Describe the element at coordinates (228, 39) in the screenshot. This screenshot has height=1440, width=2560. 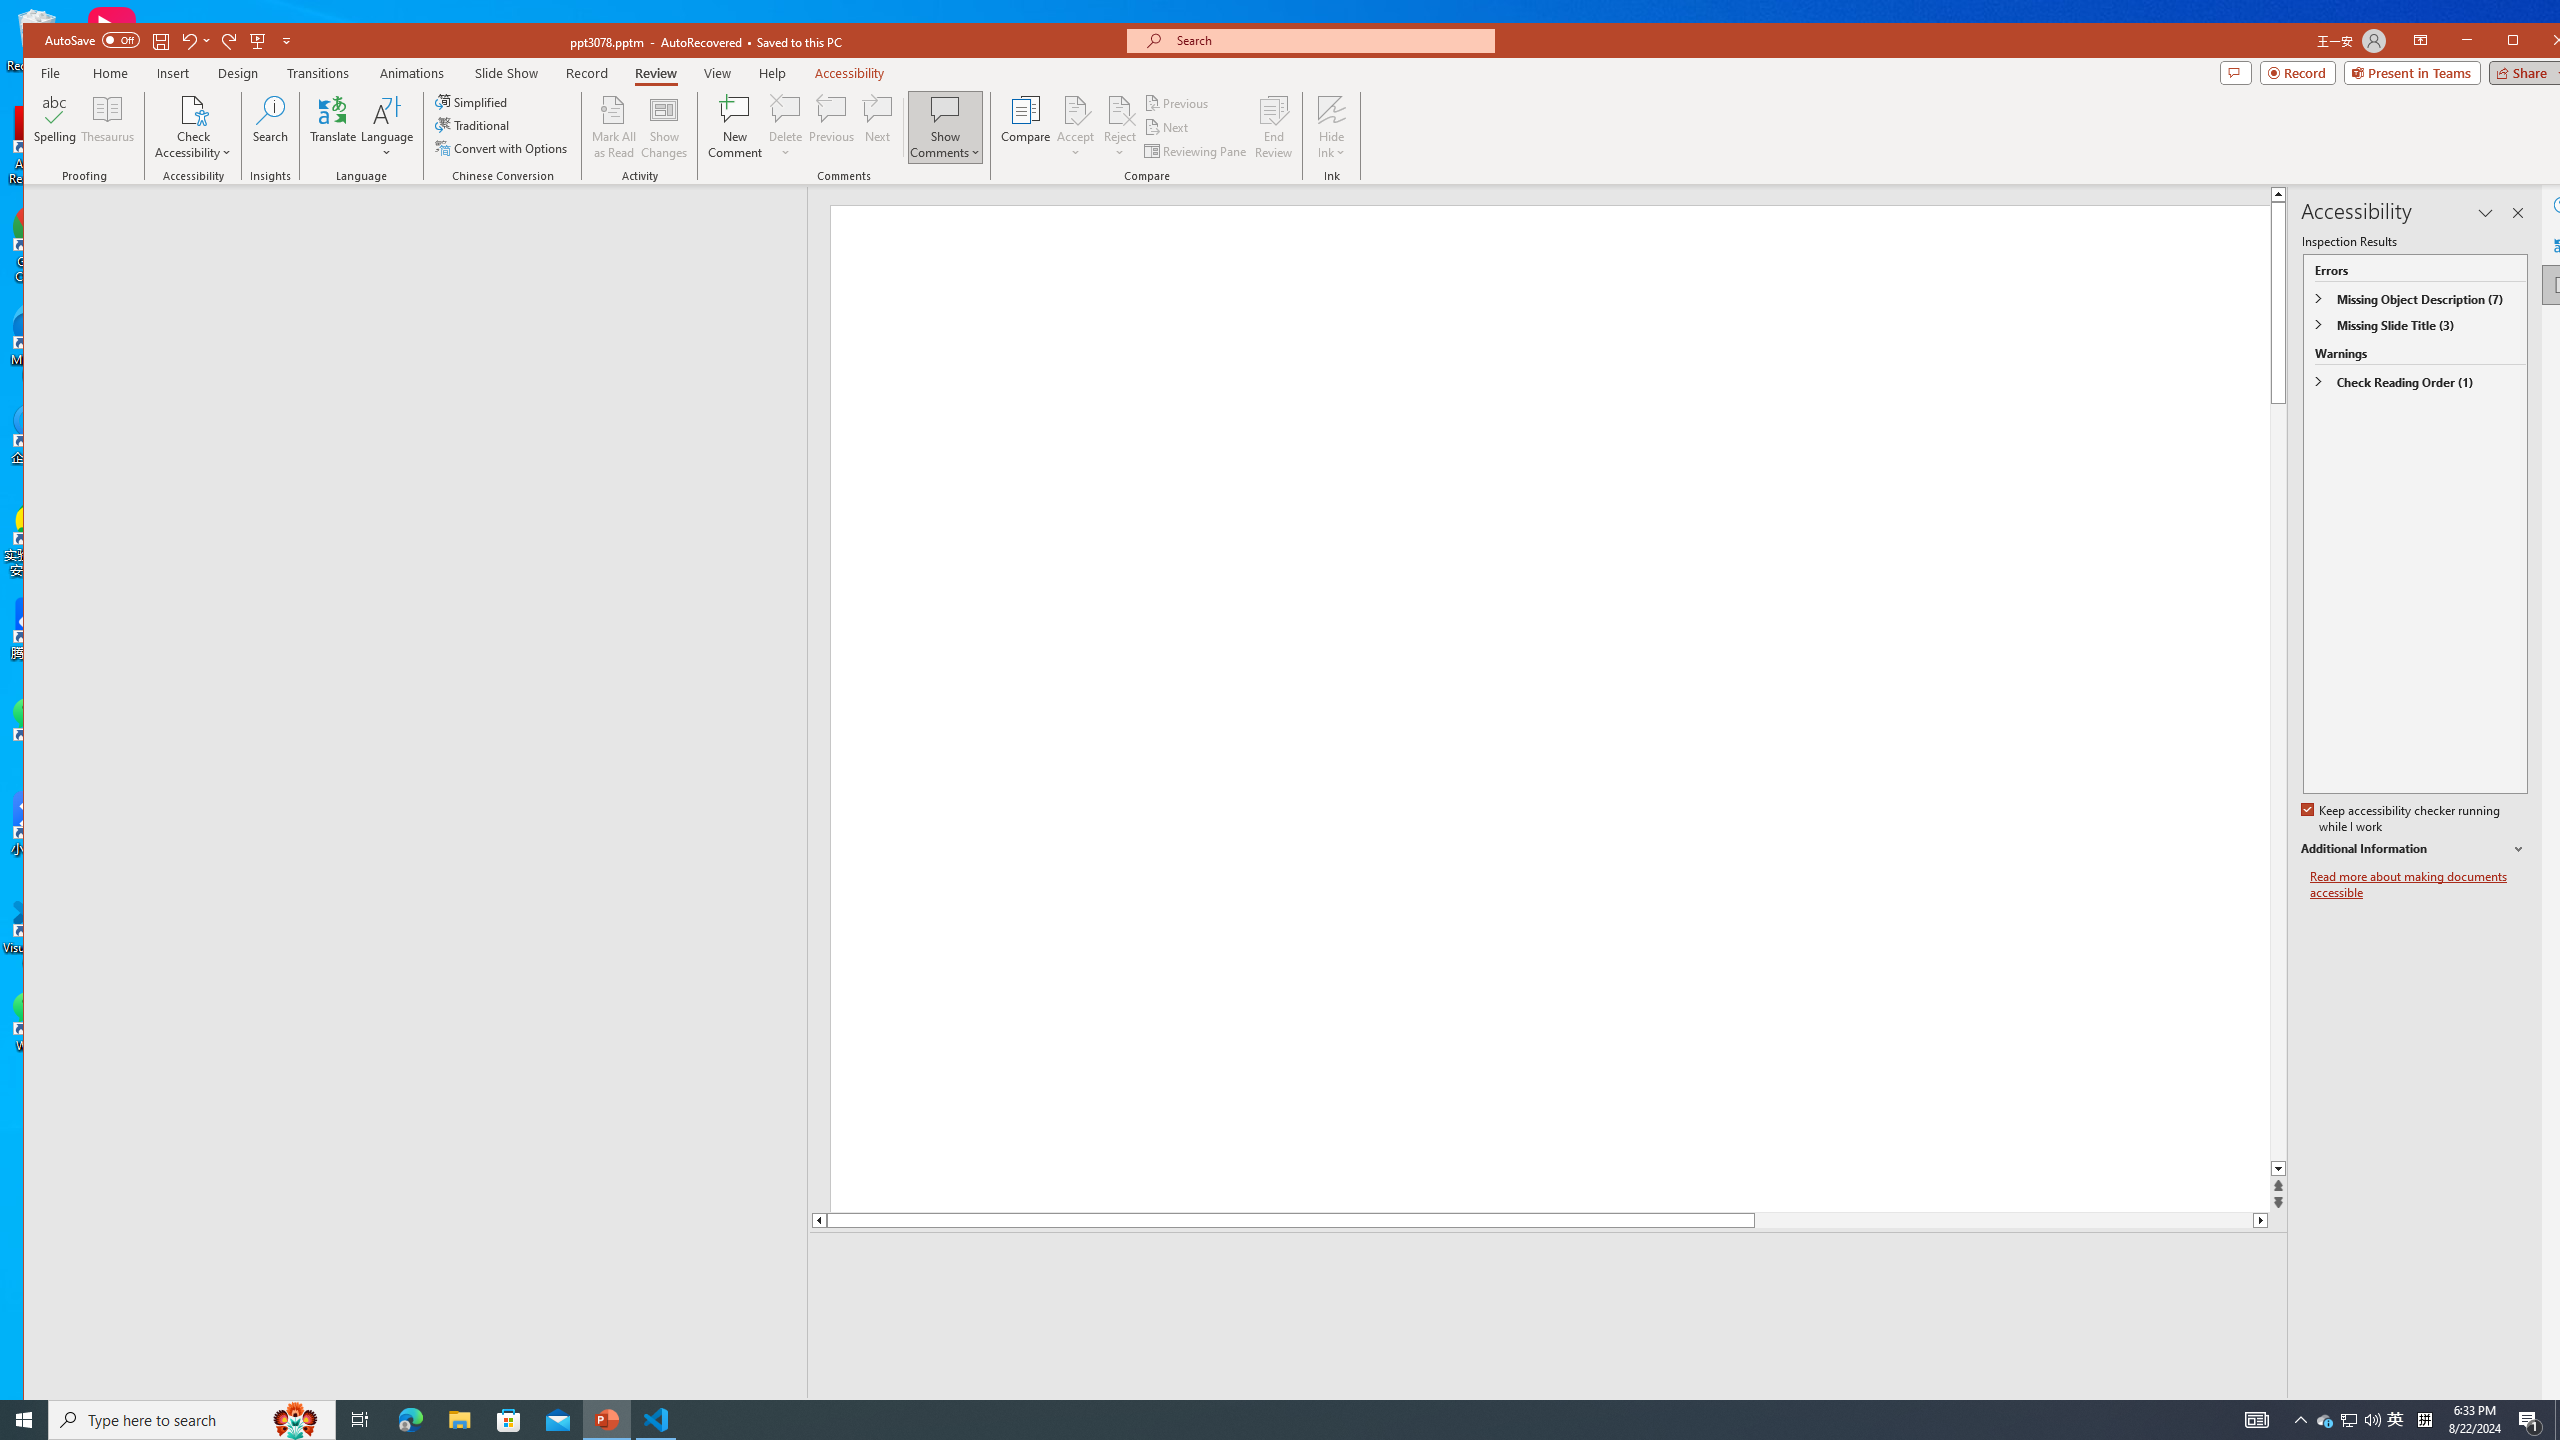
I see `'Redo'` at that location.